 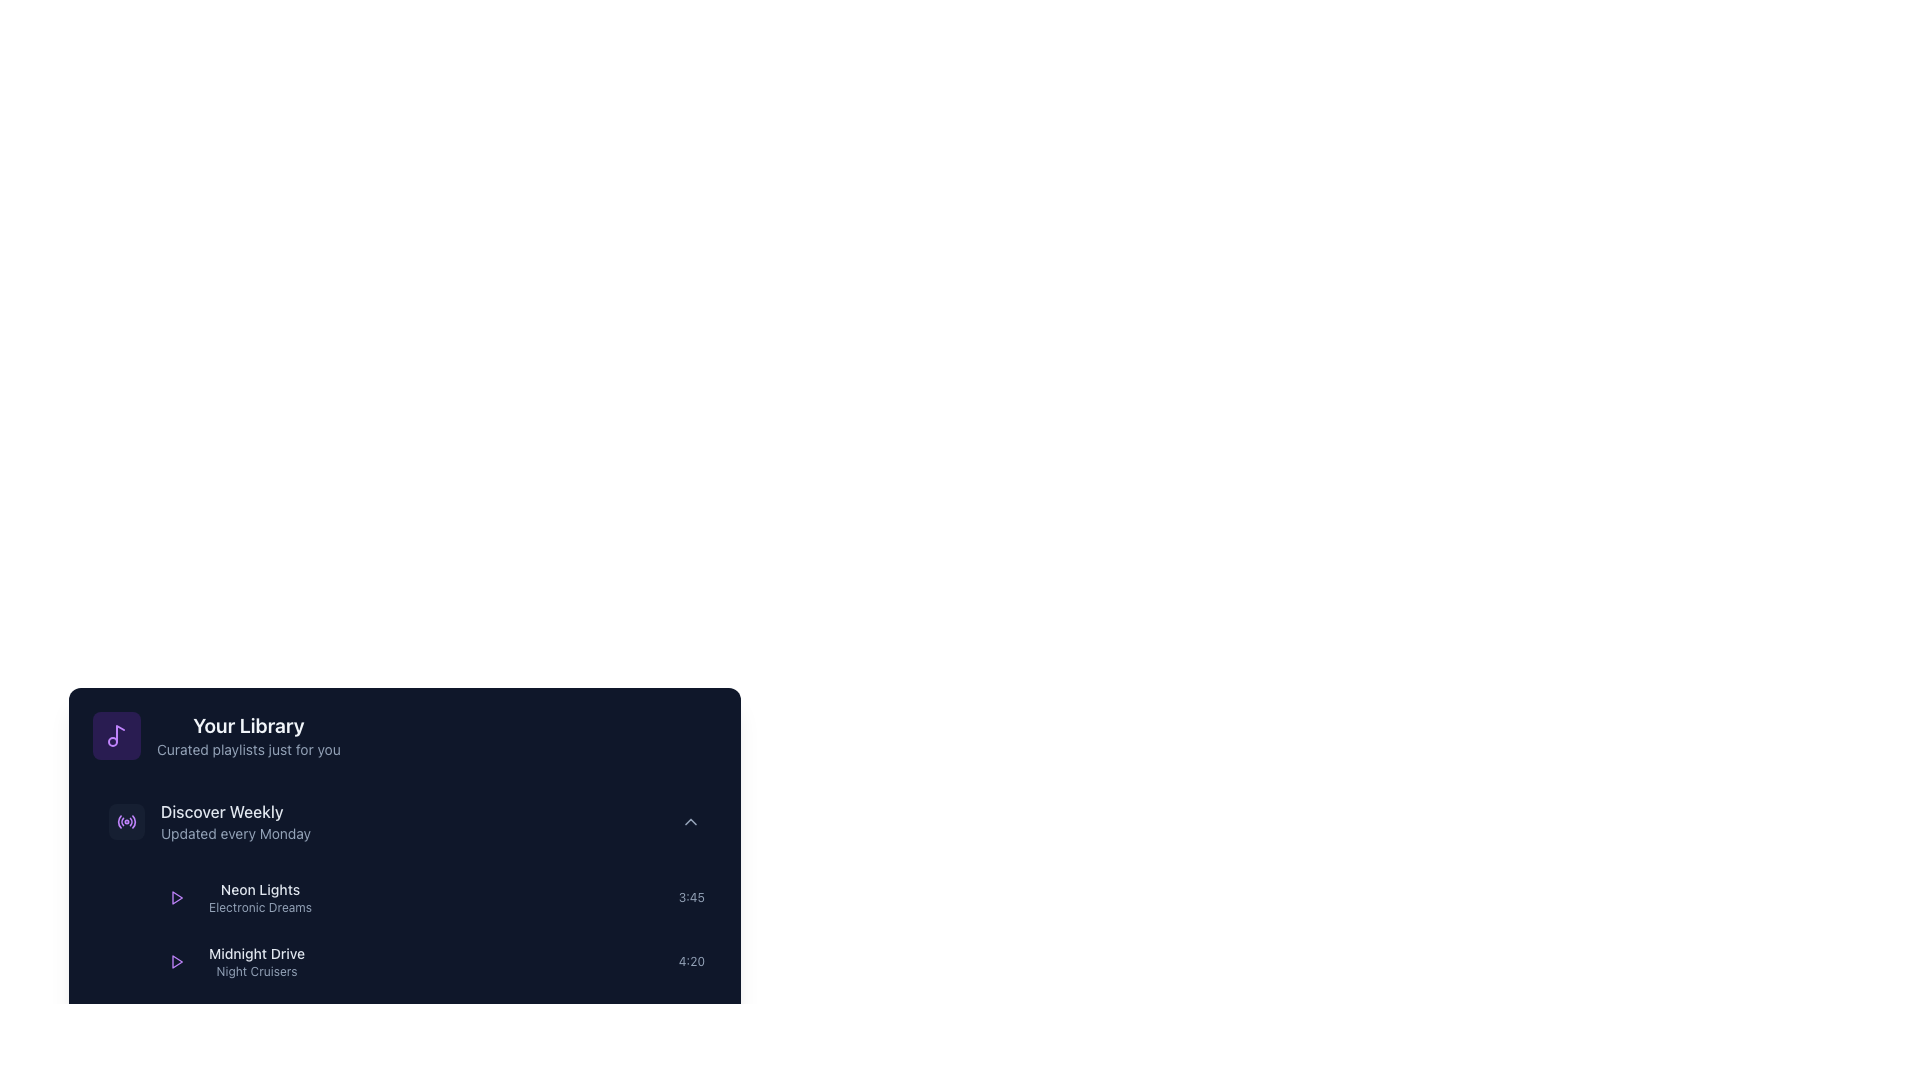 What do you see at coordinates (177, 897) in the screenshot?
I see `the playback activation button located in the vertical sidebar to the left of the text 'Neon Lights' and 'Electronic Dreams' to play the associated item` at bounding box center [177, 897].